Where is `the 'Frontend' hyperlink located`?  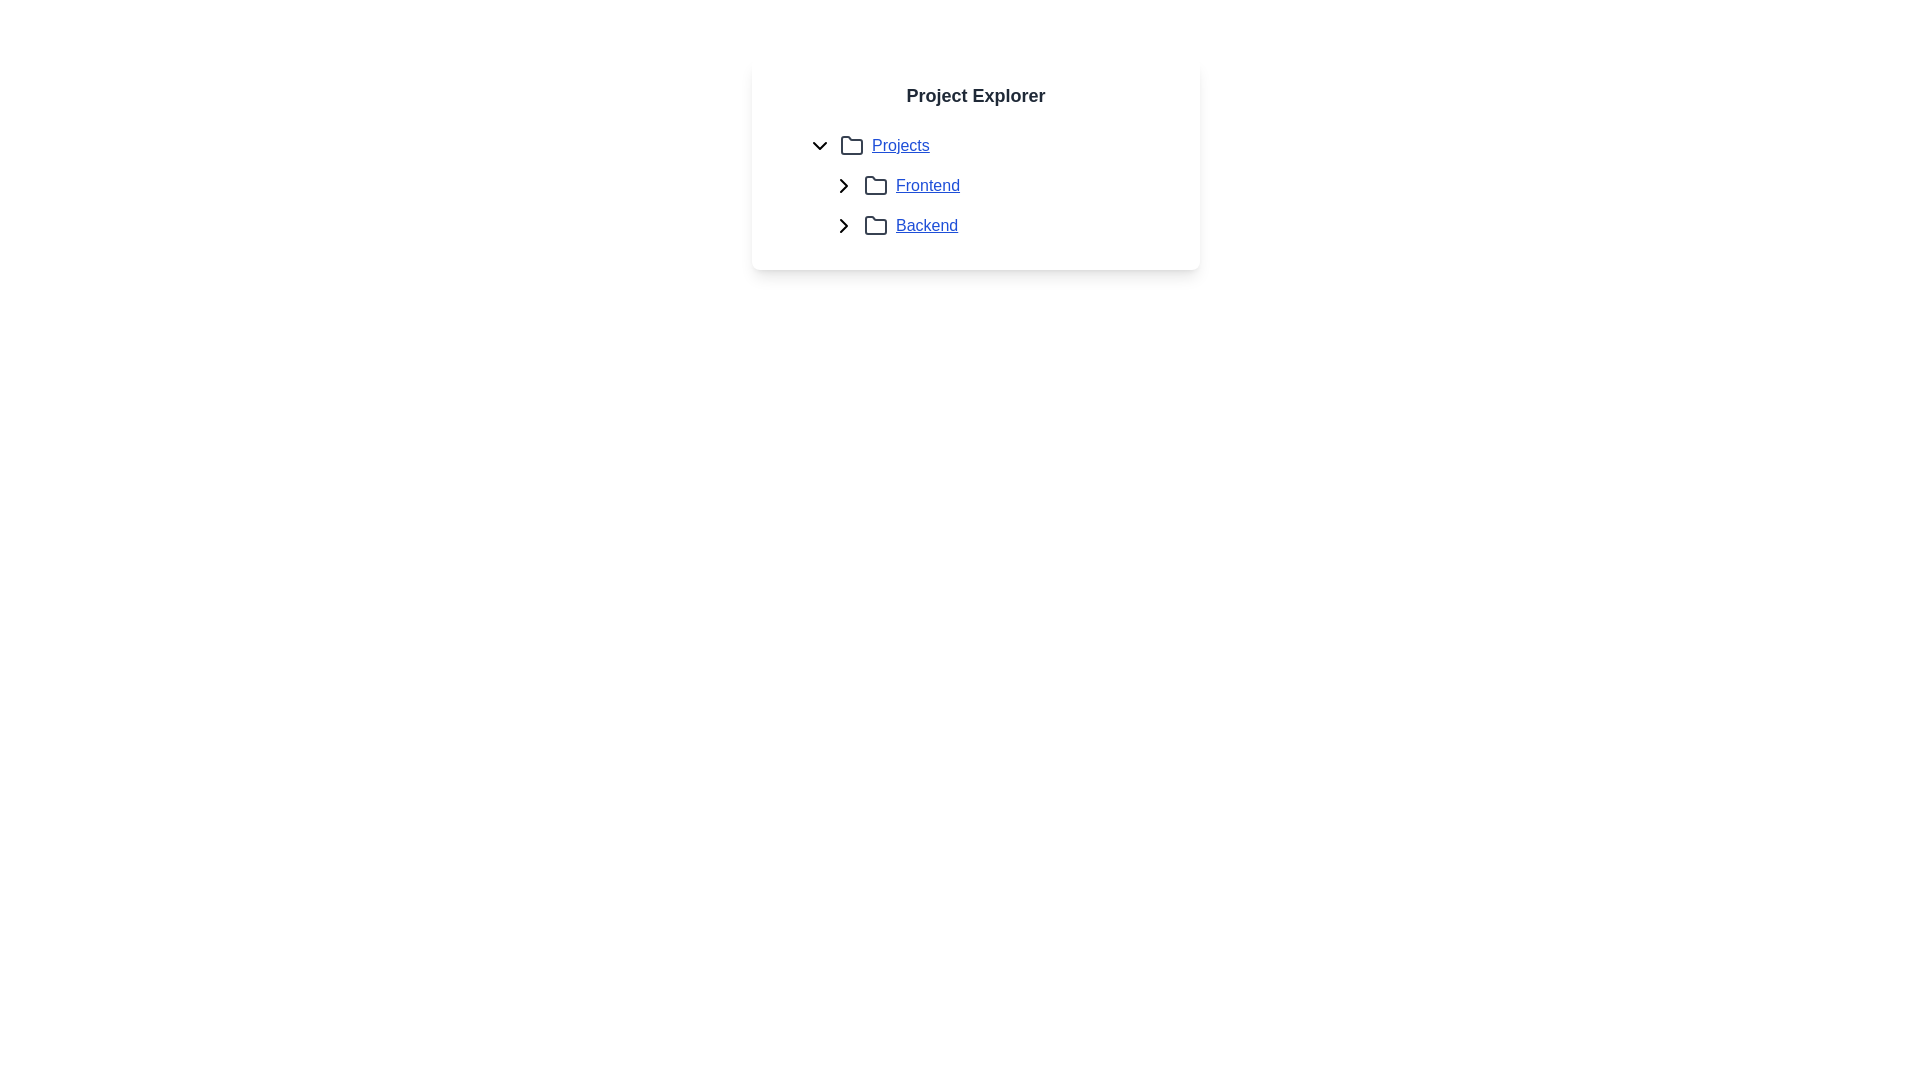
the 'Frontend' hyperlink located is located at coordinates (926, 185).